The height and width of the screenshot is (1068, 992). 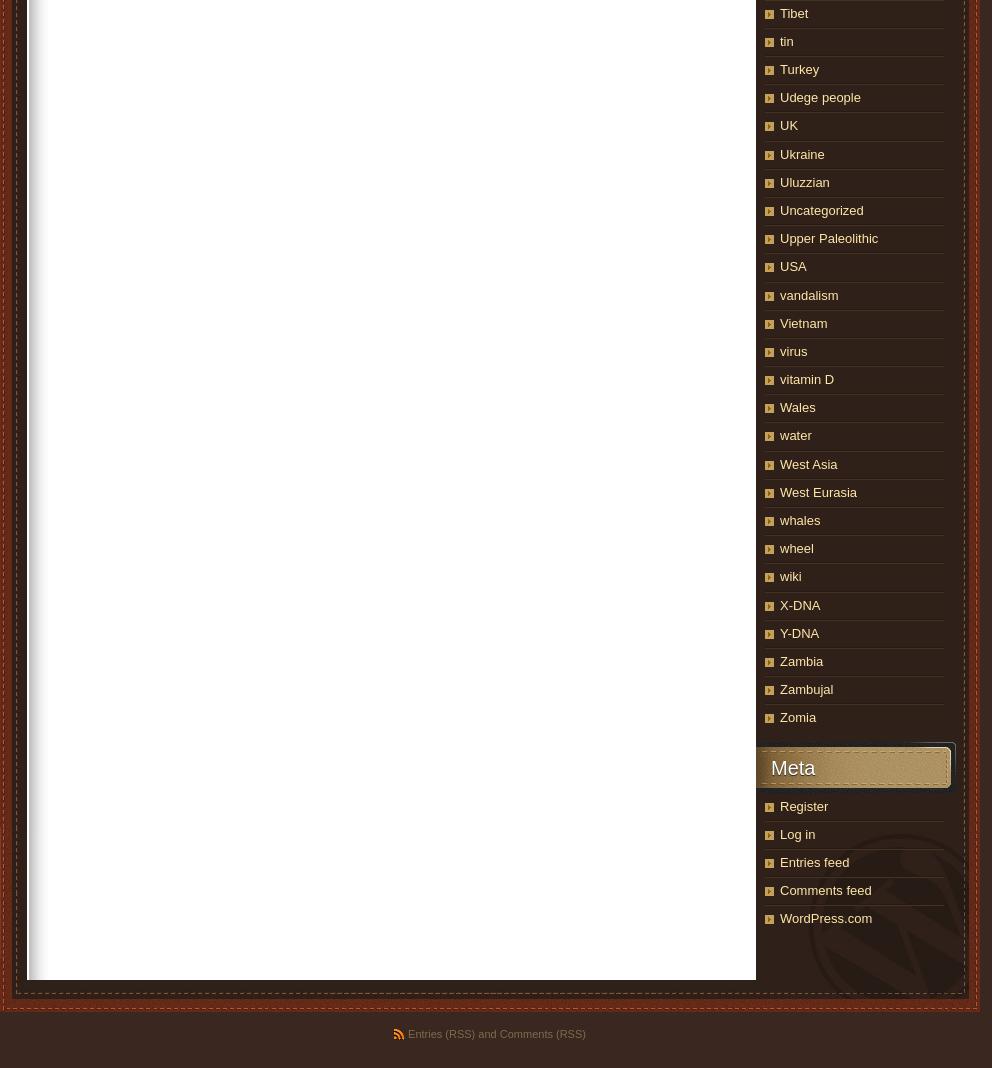 I want to click on 'and', so click(x=486, y=1034).